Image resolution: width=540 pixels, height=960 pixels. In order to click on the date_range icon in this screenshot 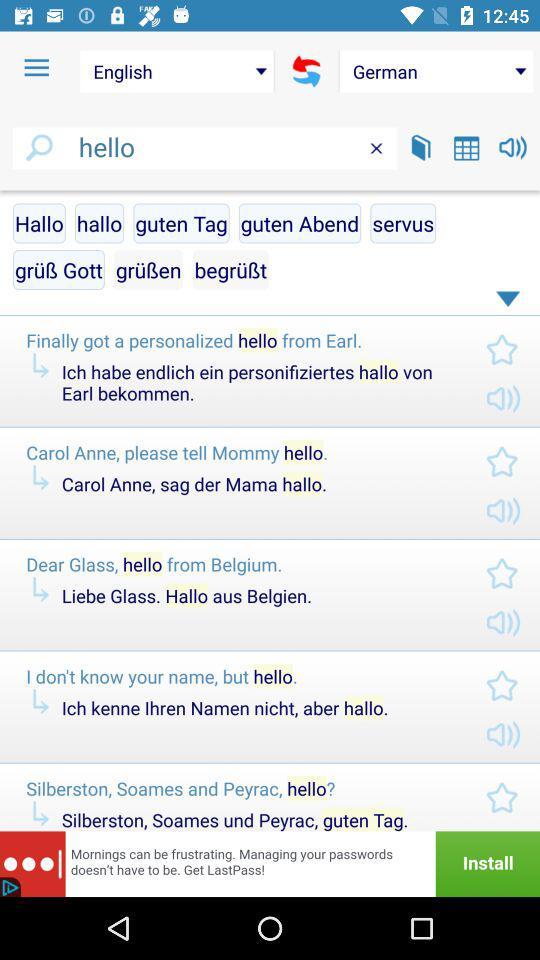, I will do `click(466, 147)`.